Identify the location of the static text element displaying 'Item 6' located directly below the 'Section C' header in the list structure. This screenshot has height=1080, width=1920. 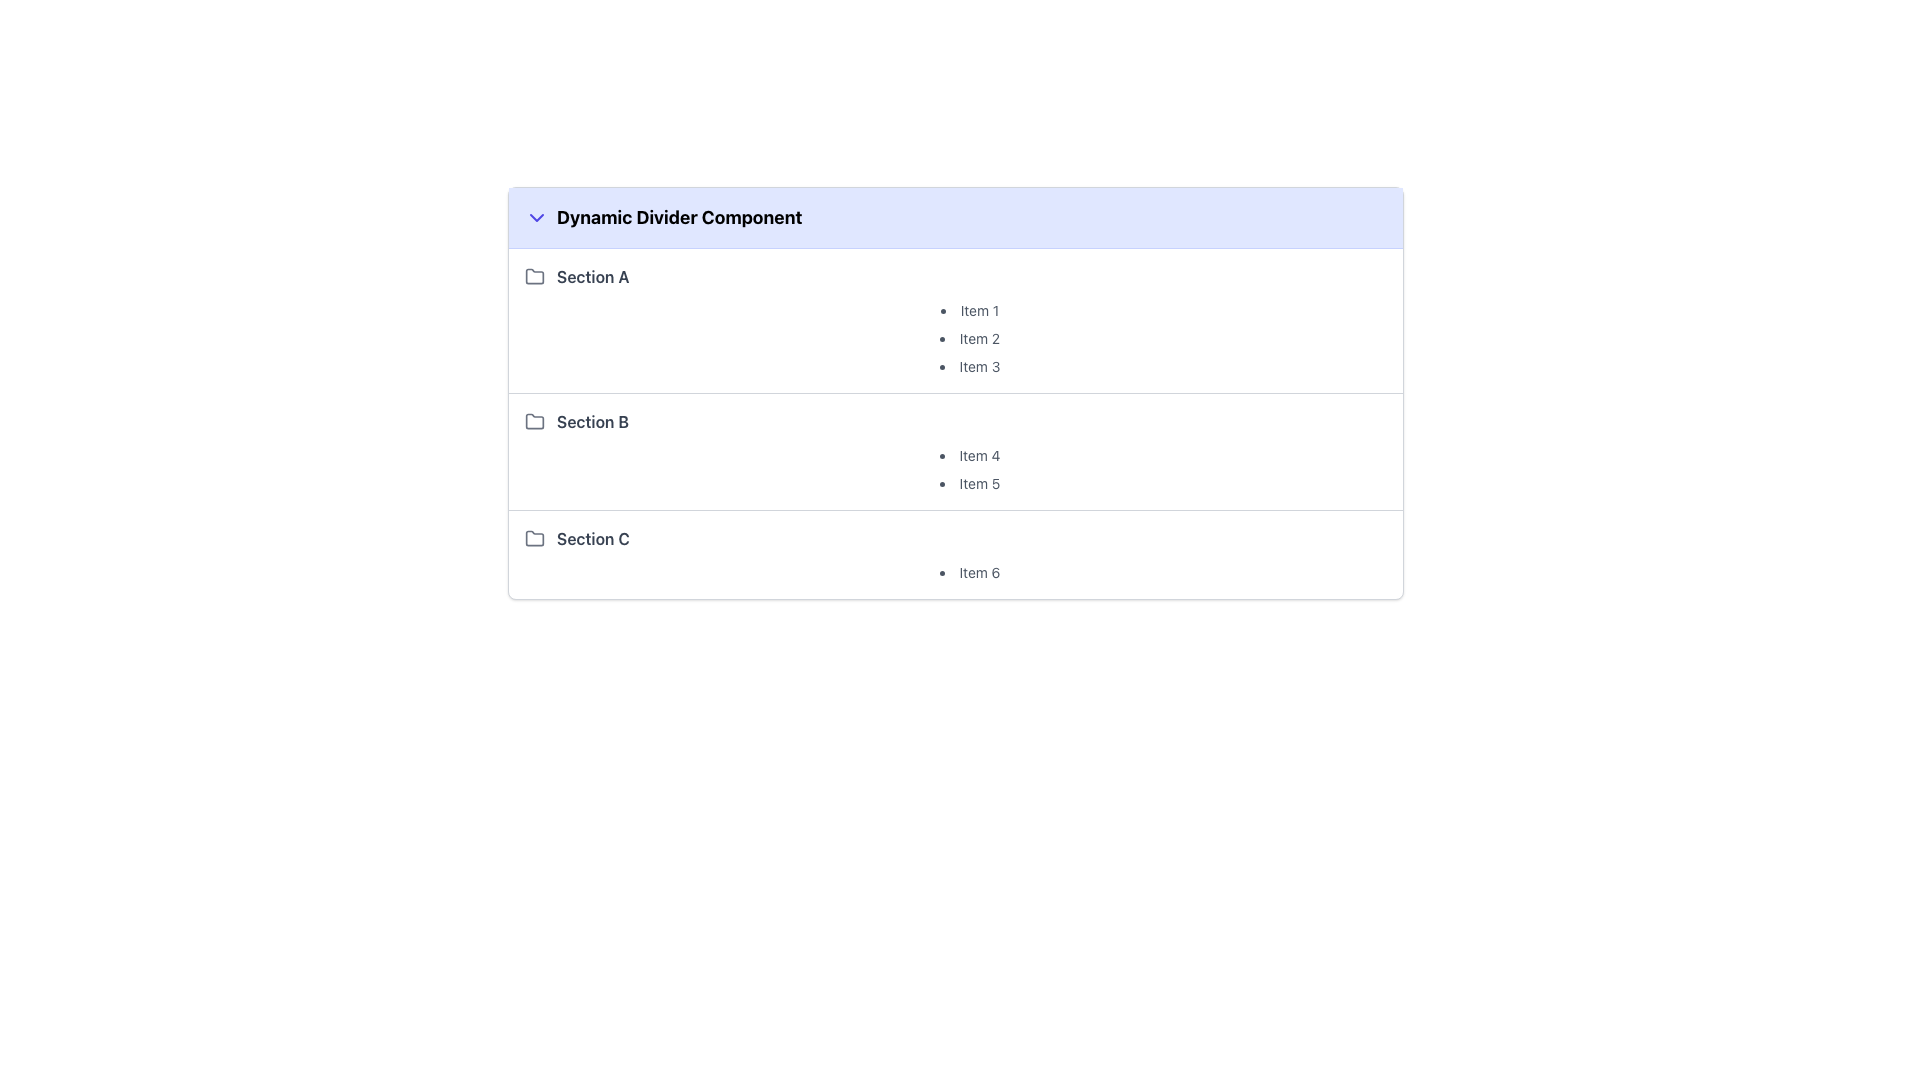
(954, 573).